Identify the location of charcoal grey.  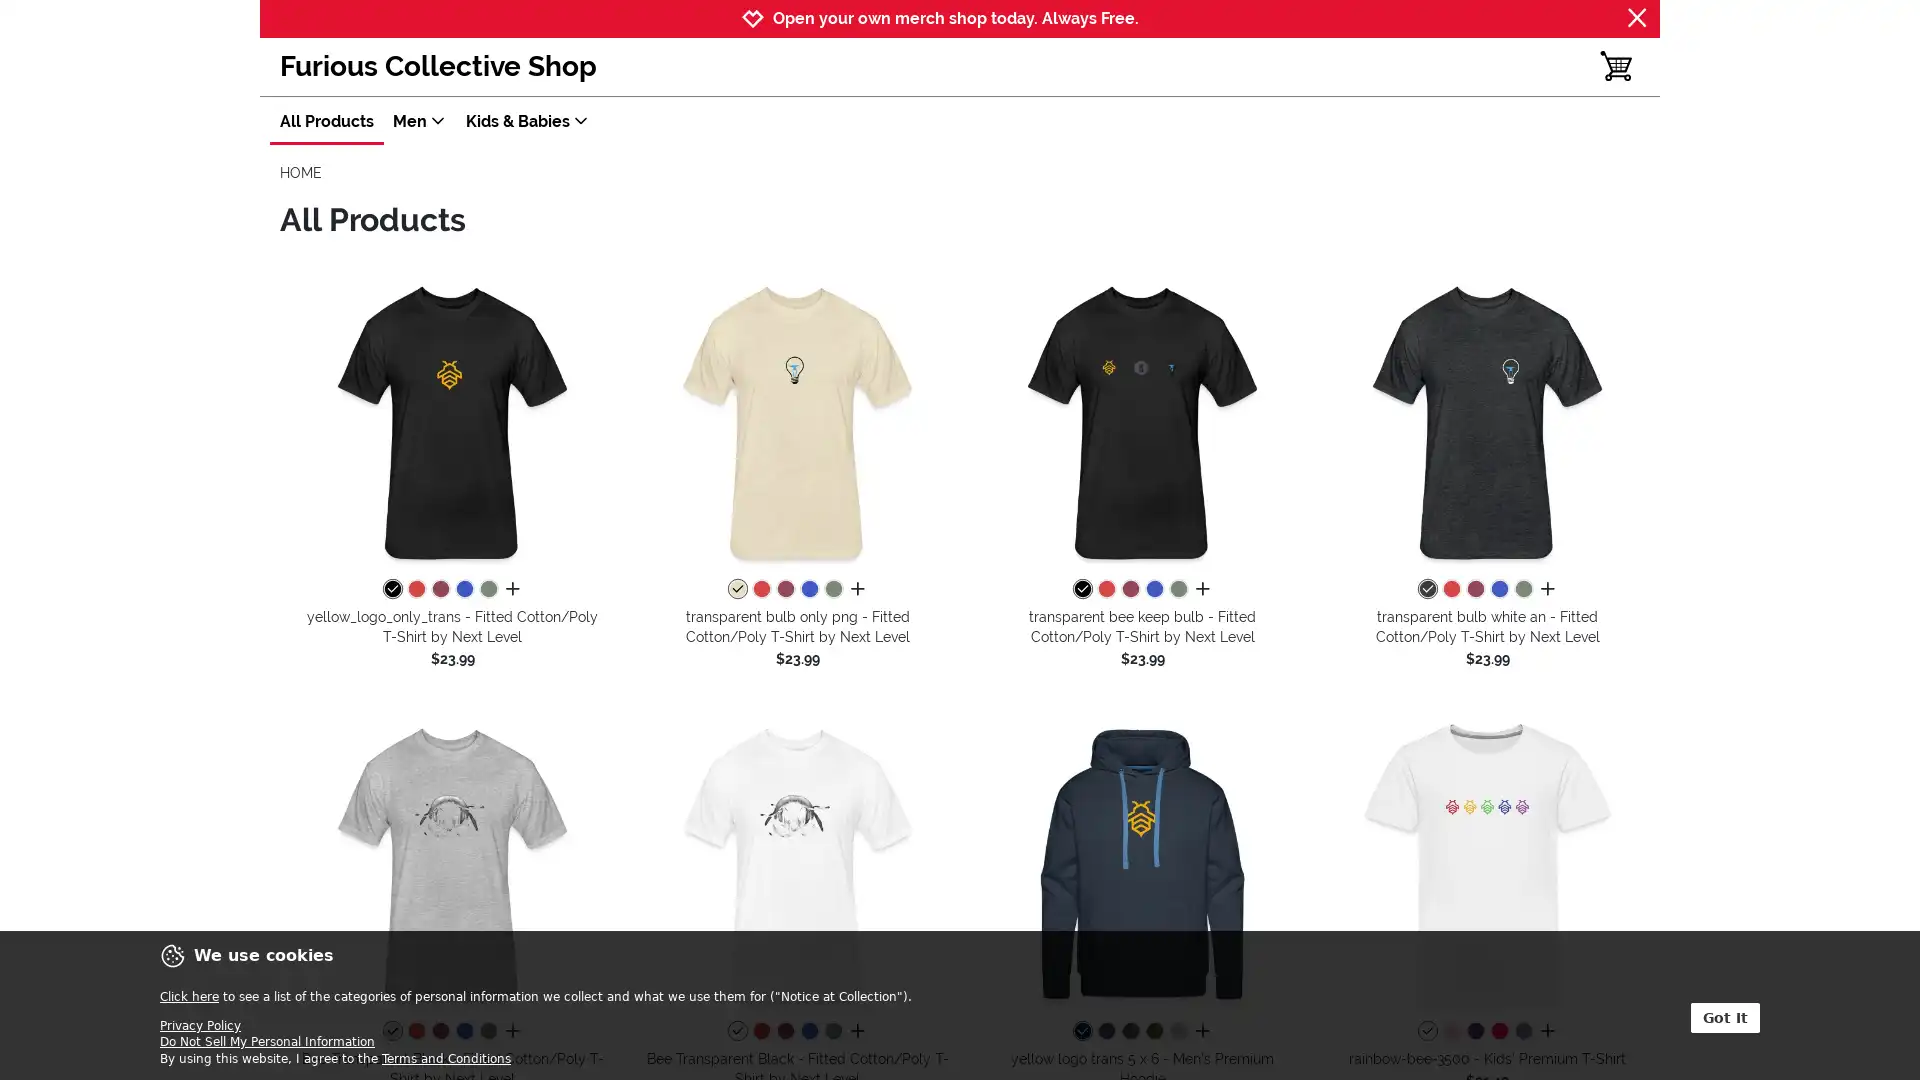
(1129, 1032).